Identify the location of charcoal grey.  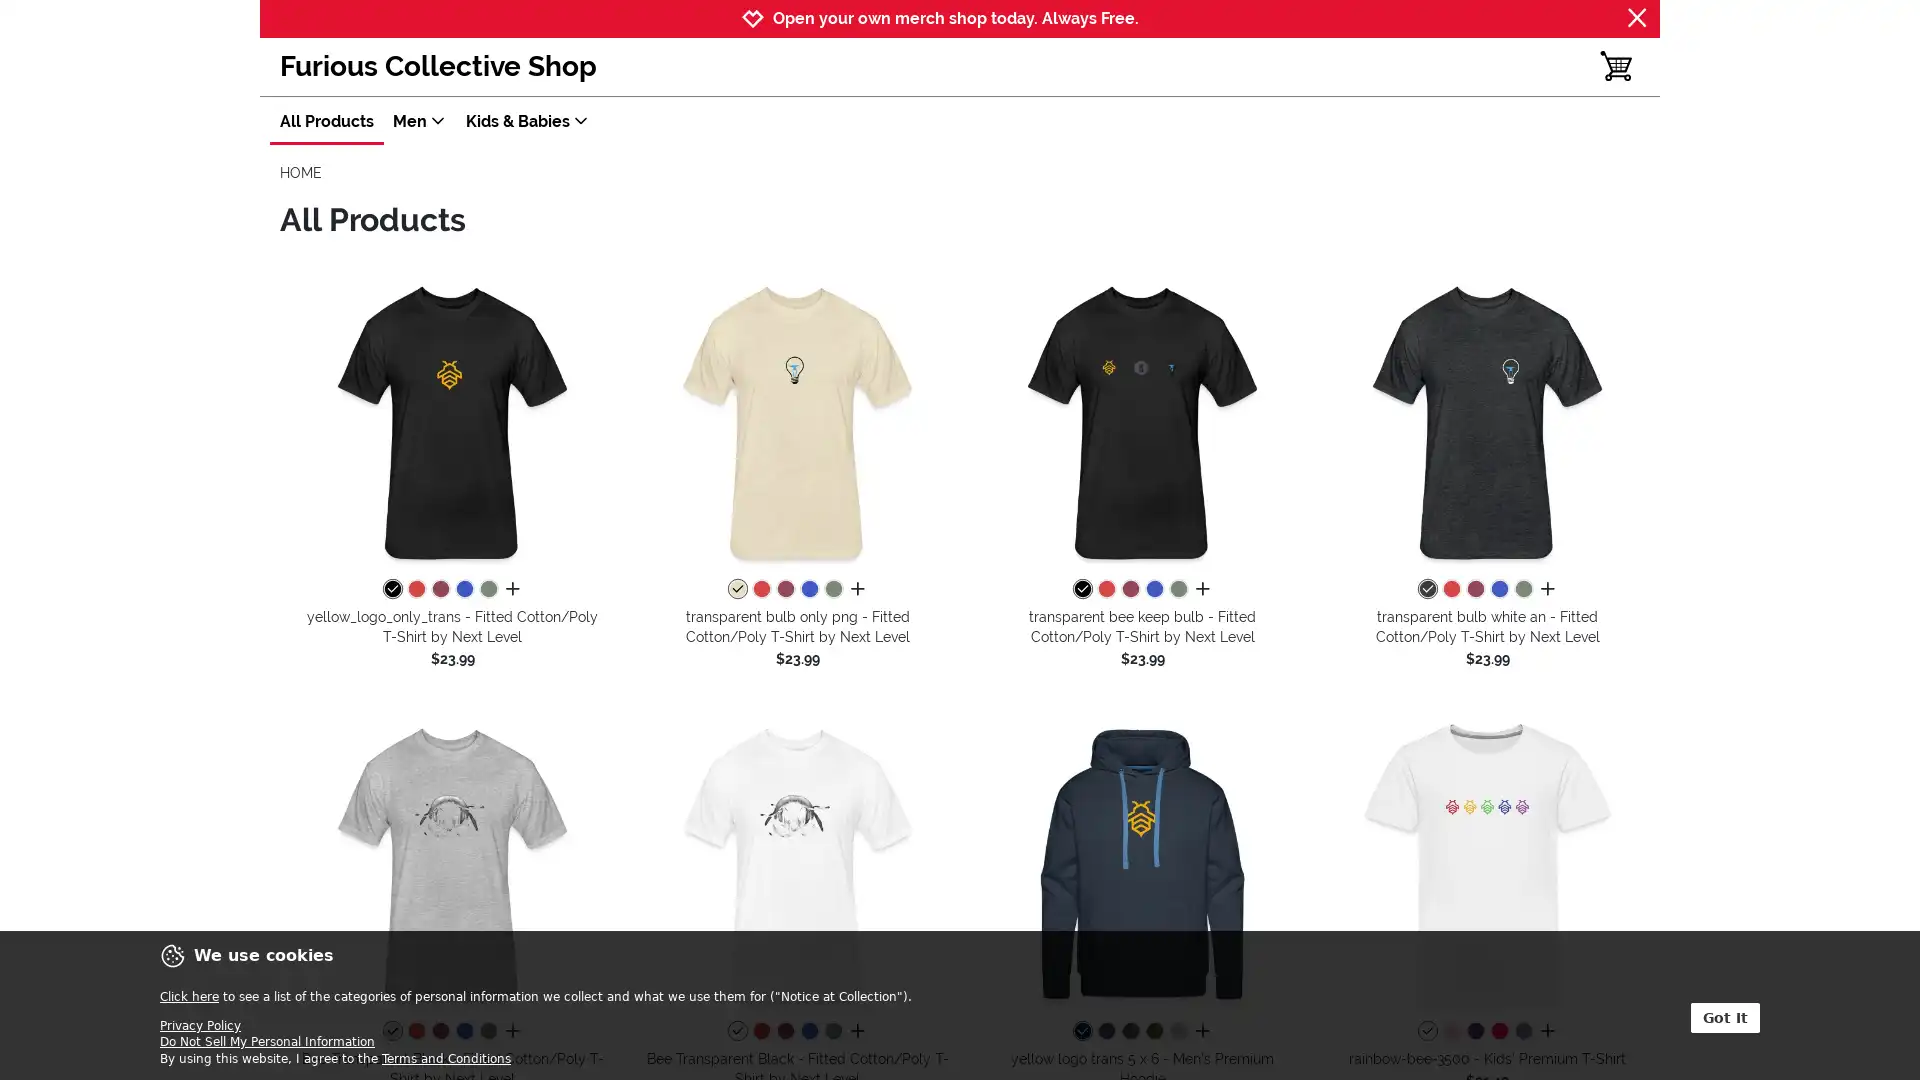
(1129, 1032).